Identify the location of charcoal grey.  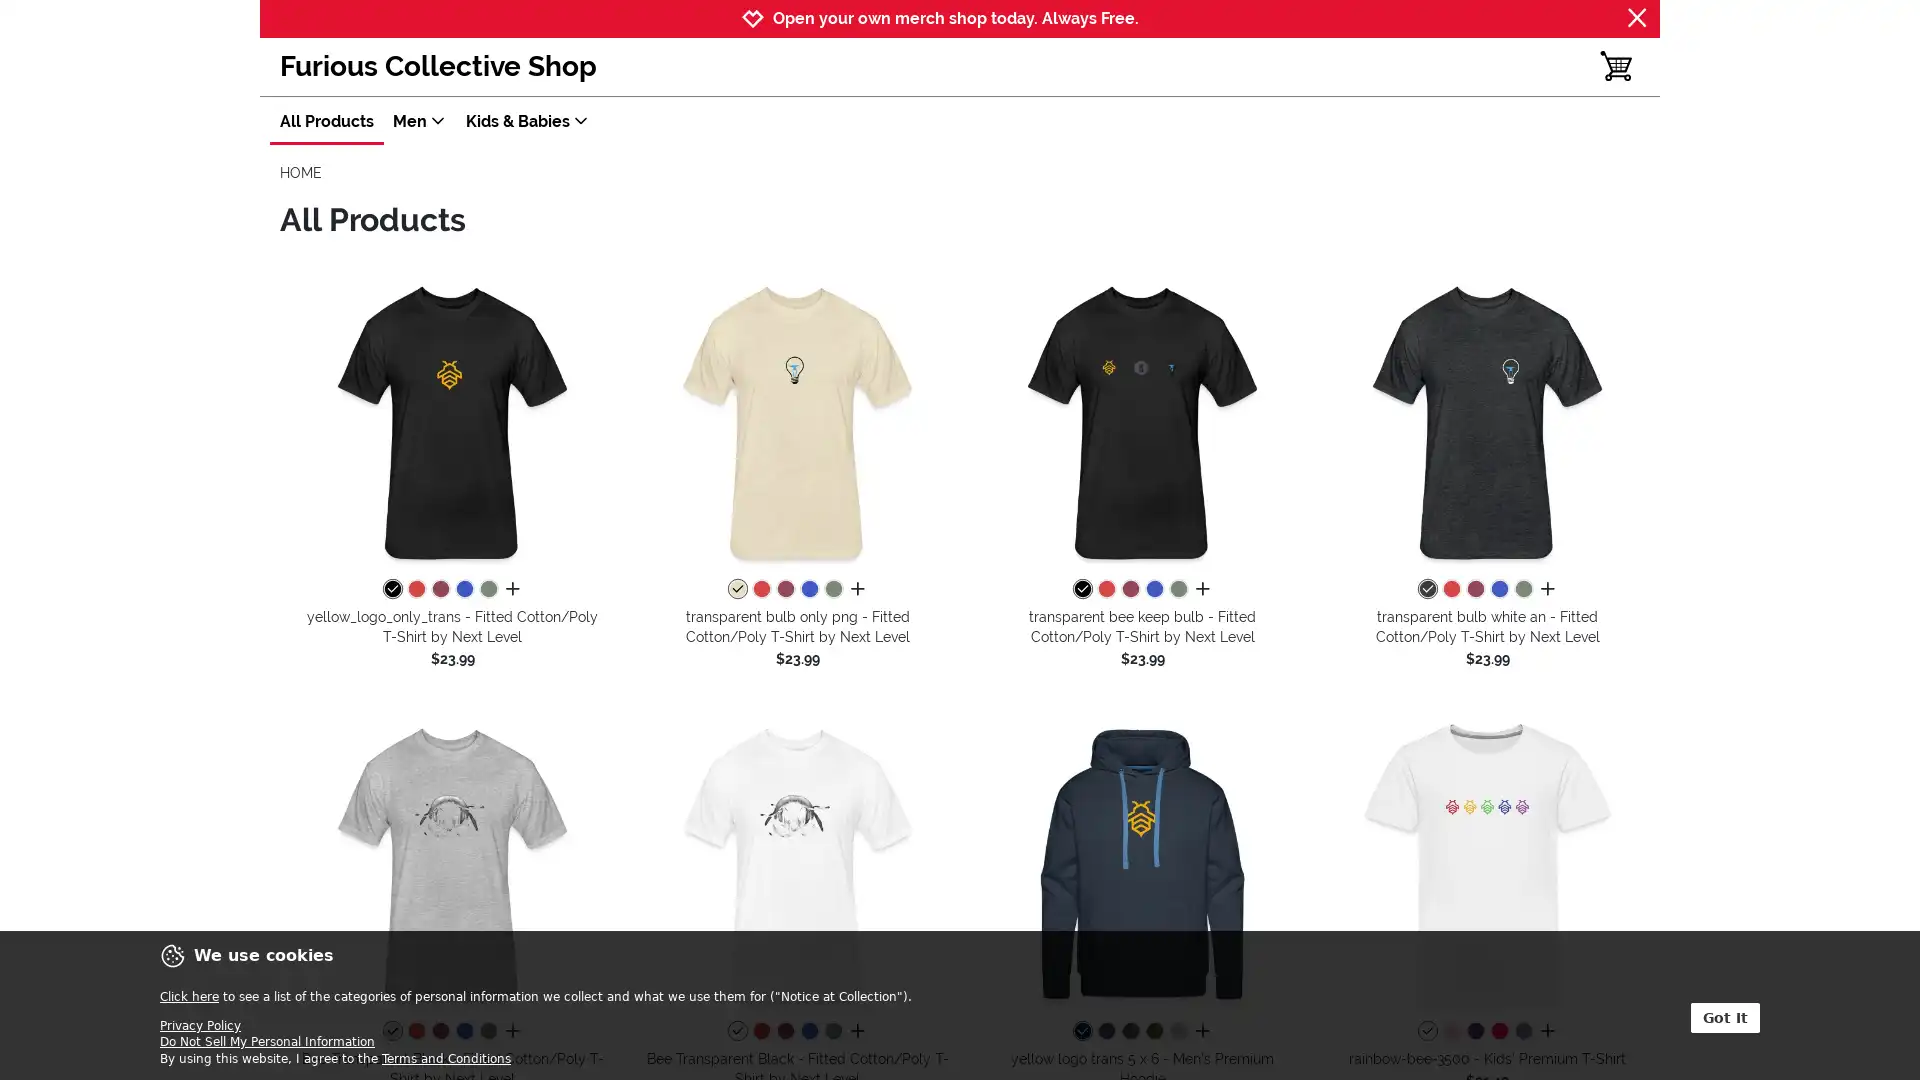
(1129, 1032).